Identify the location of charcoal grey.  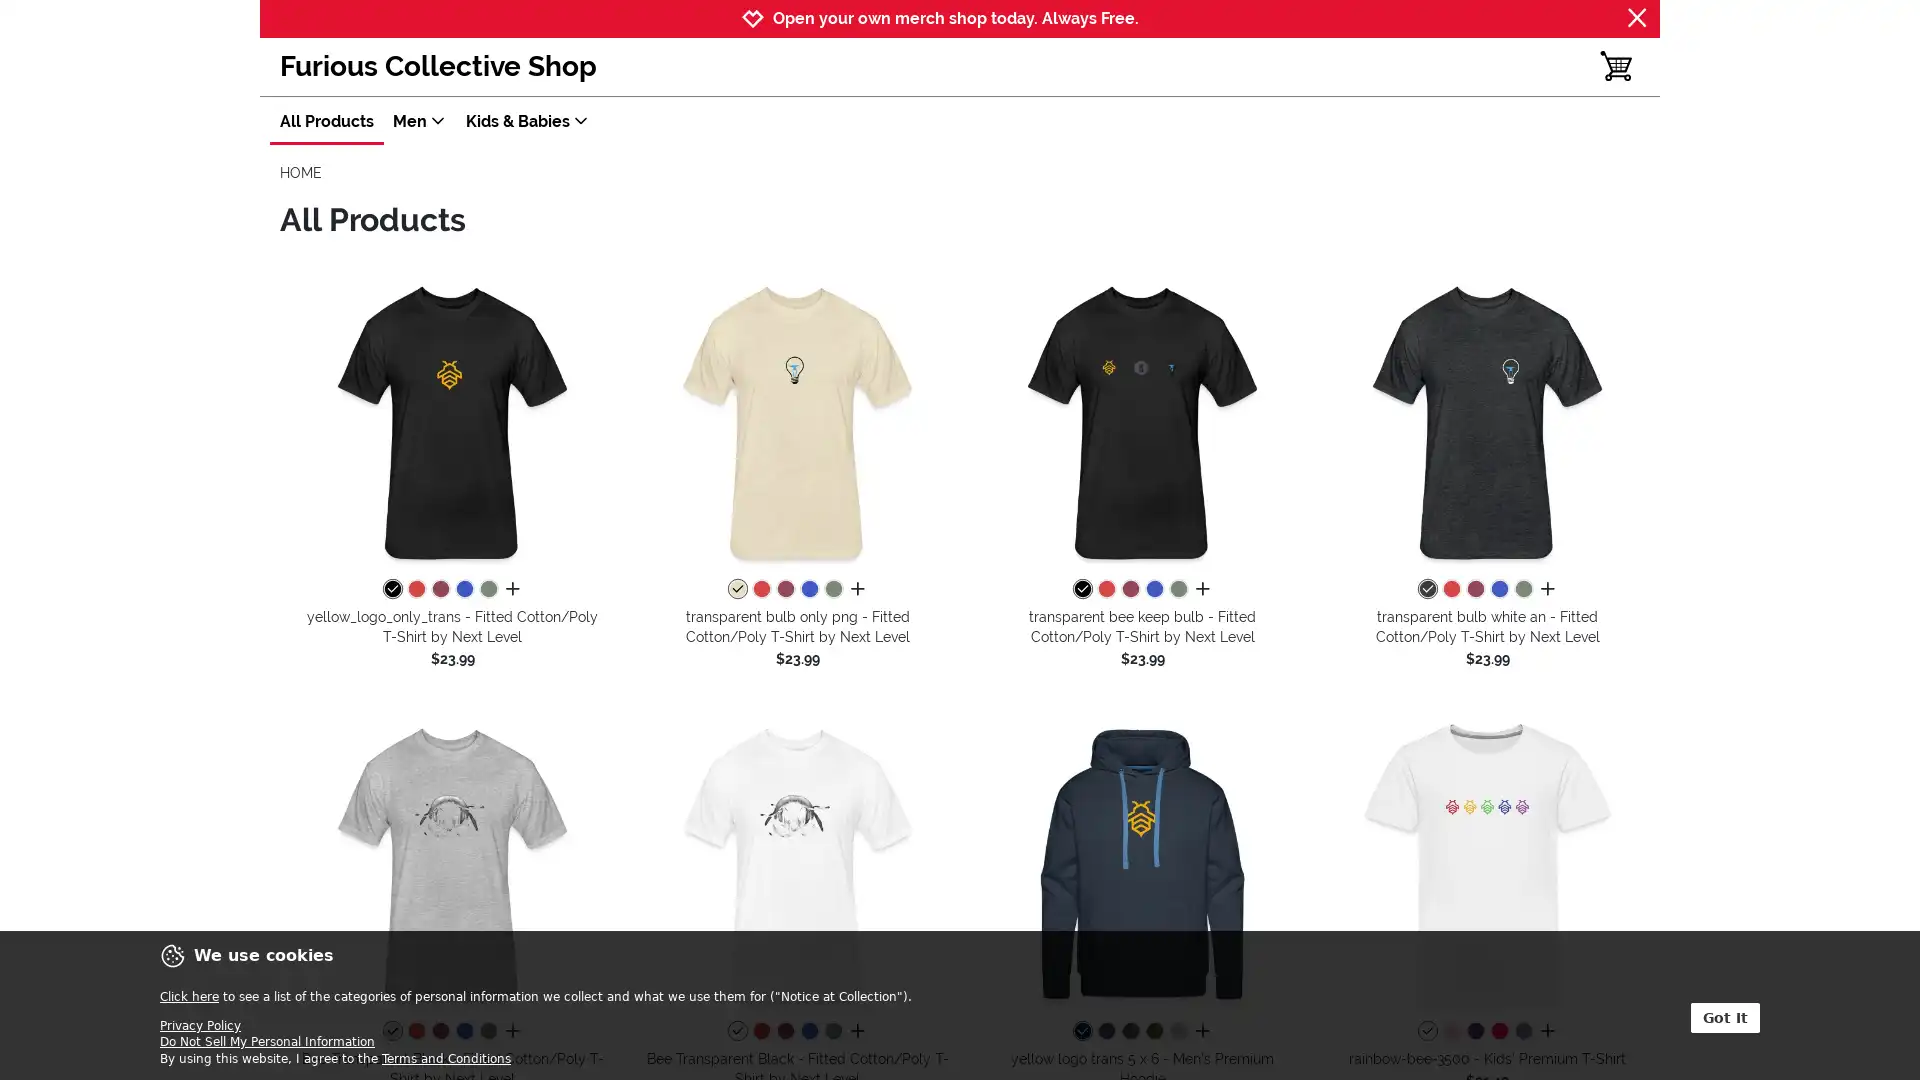
(1129, 1032).